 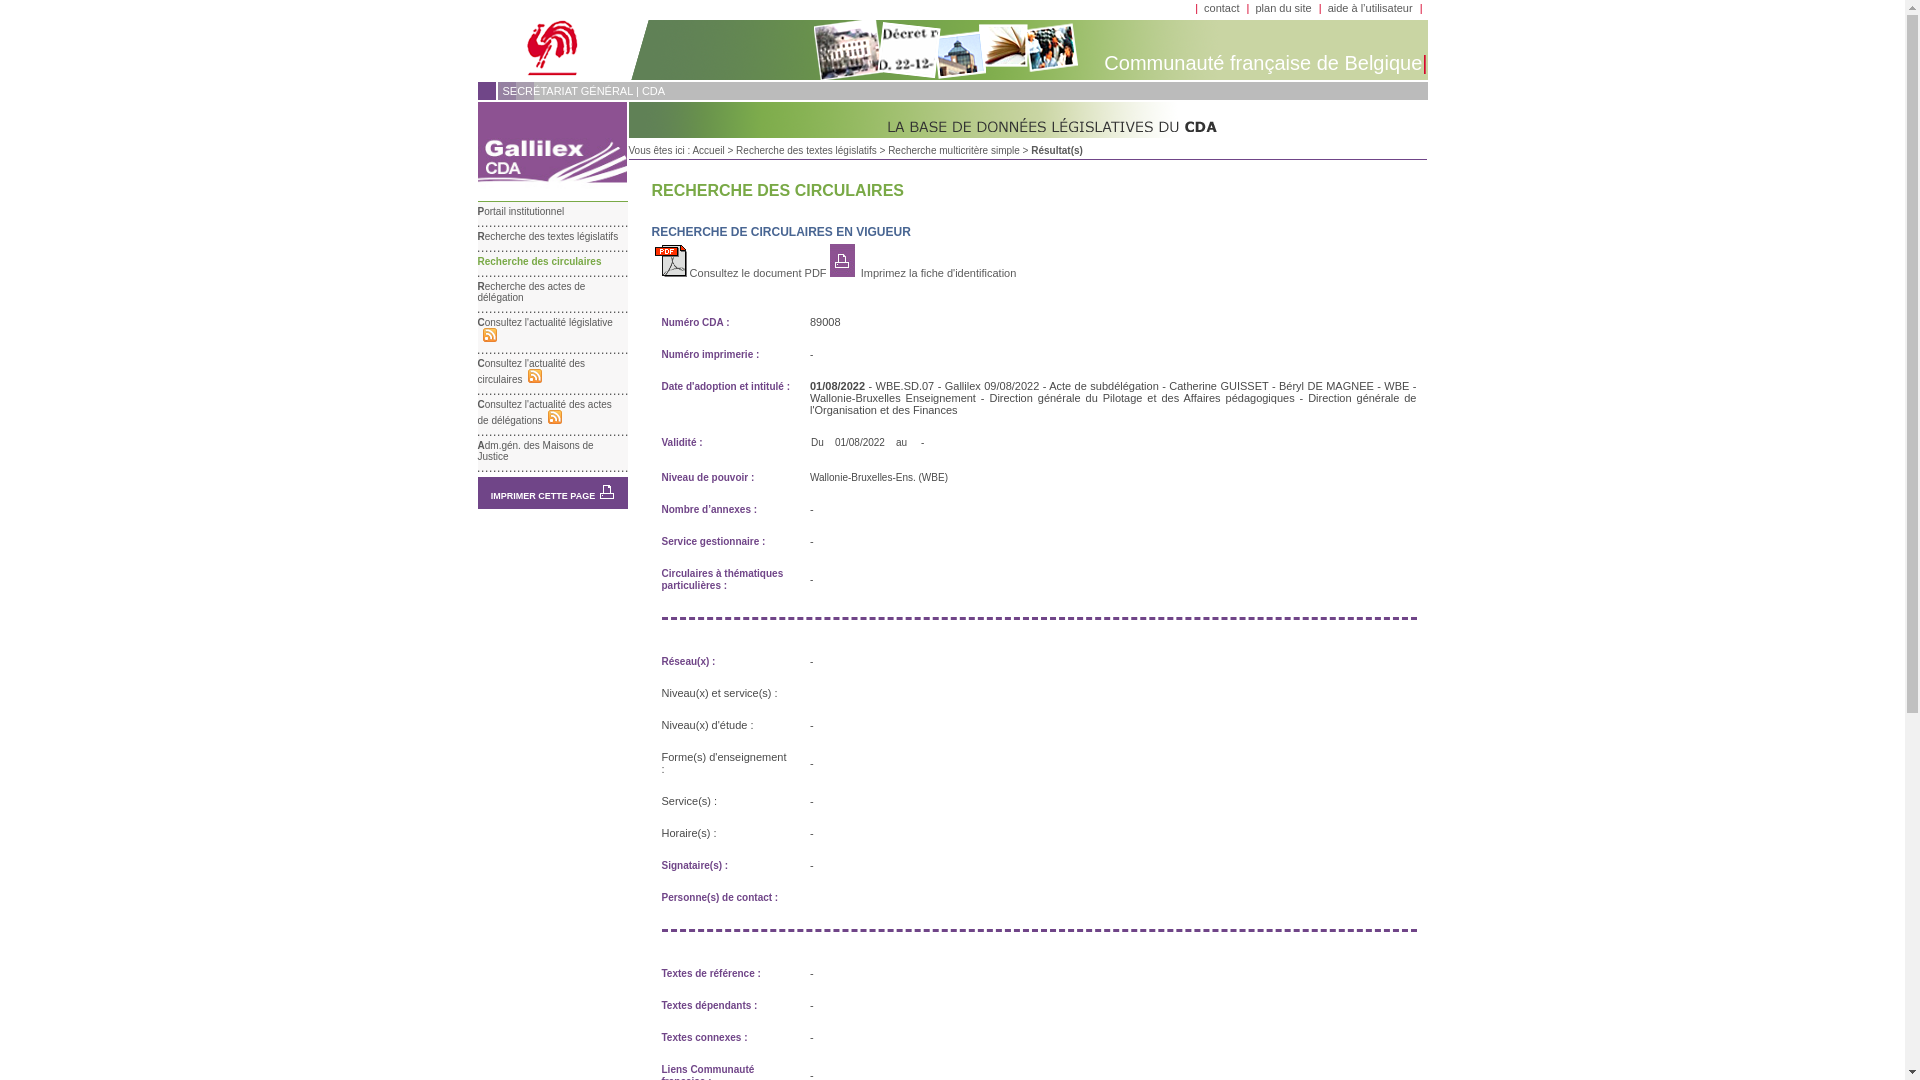 I want to click on 'plan du site', so click(x=1253, y=7).